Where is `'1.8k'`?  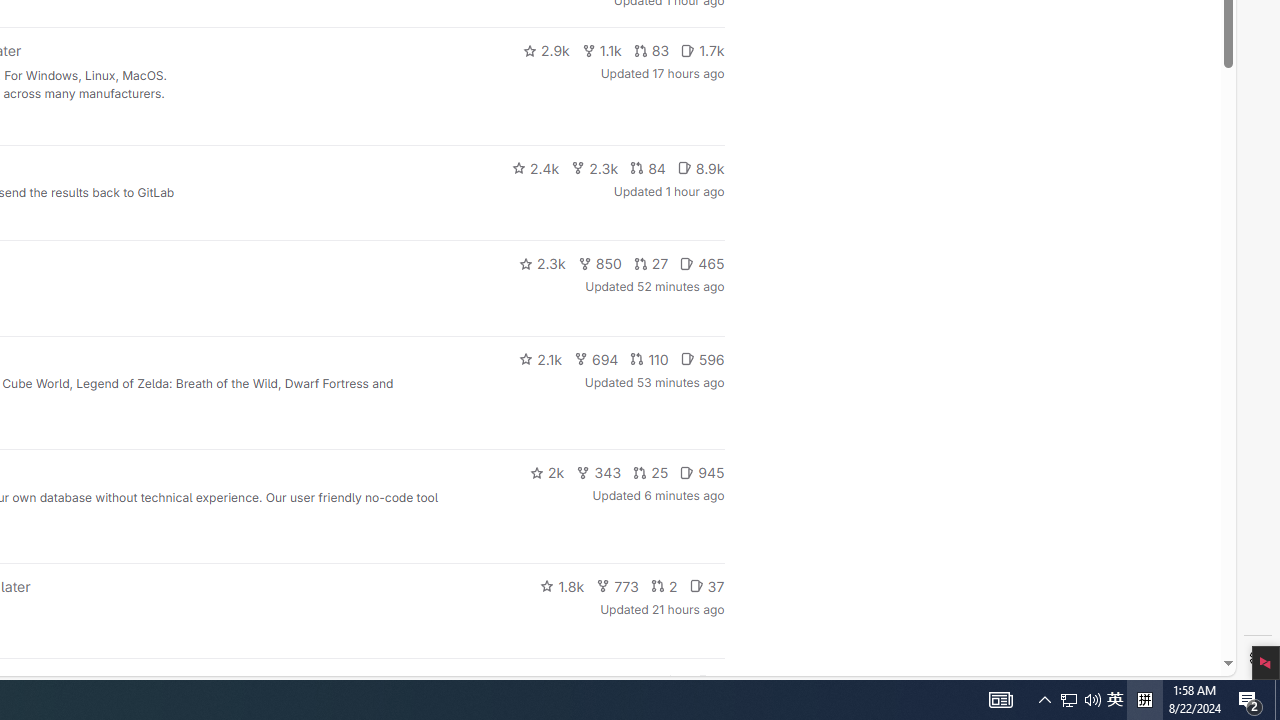 '1.8k' is located at coordinates (561, 585).